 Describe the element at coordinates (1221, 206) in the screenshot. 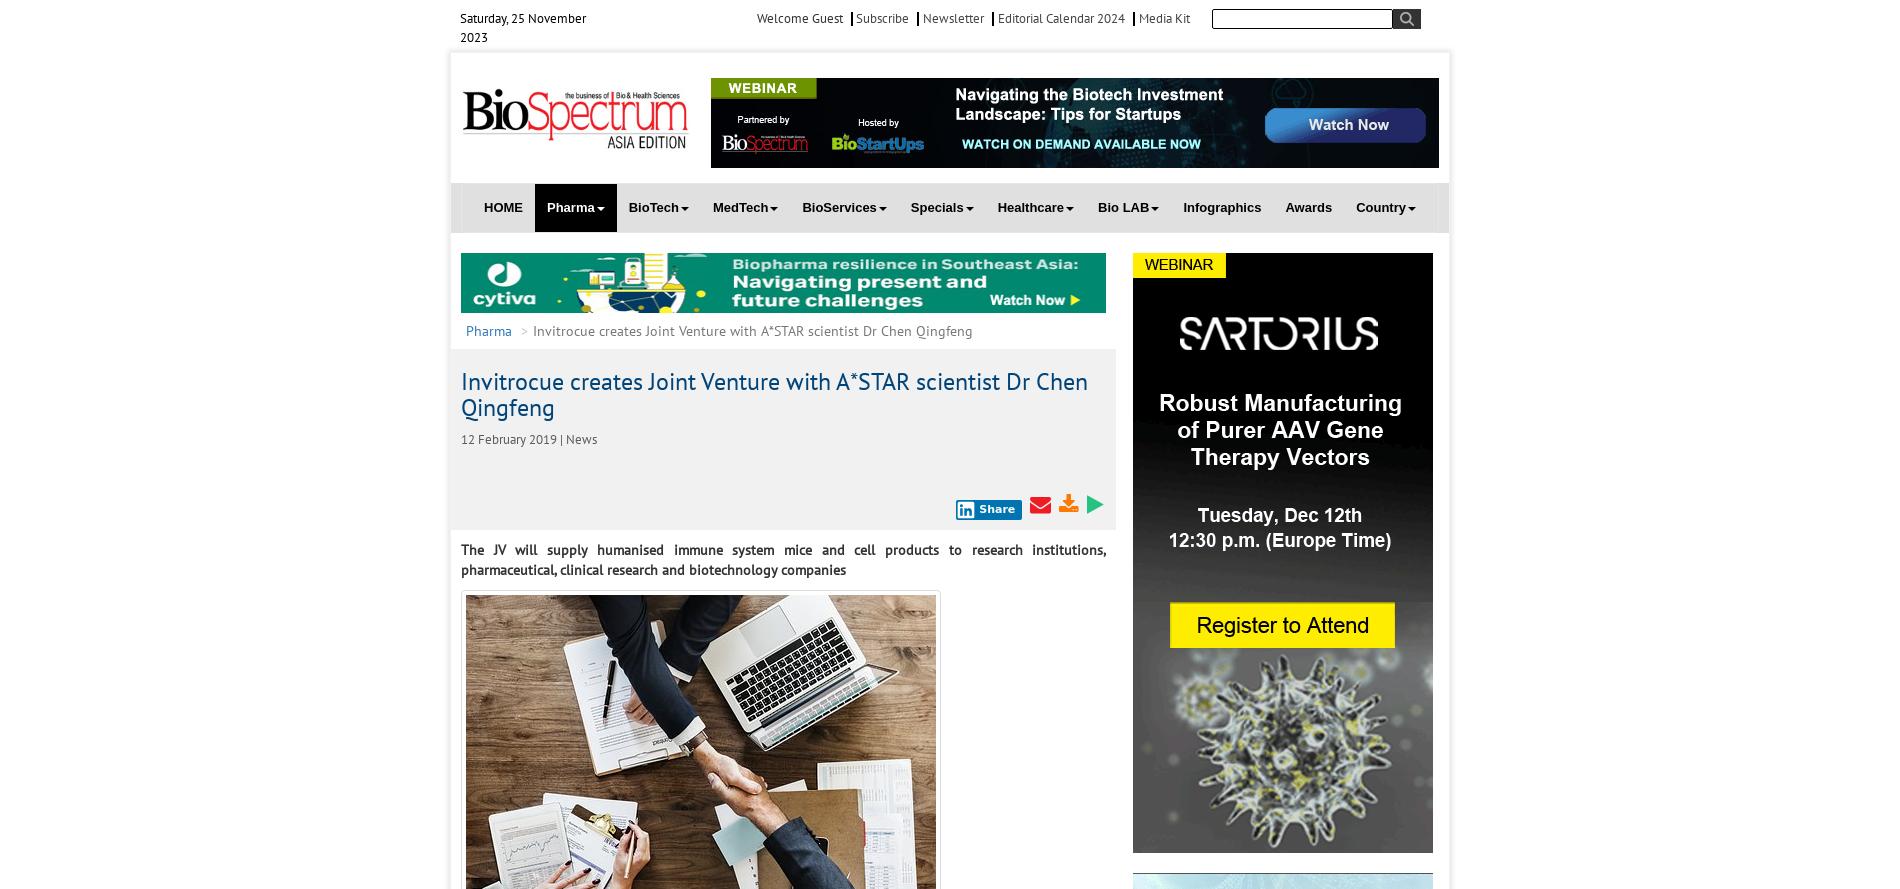

I see `'Infographics'` at that location.